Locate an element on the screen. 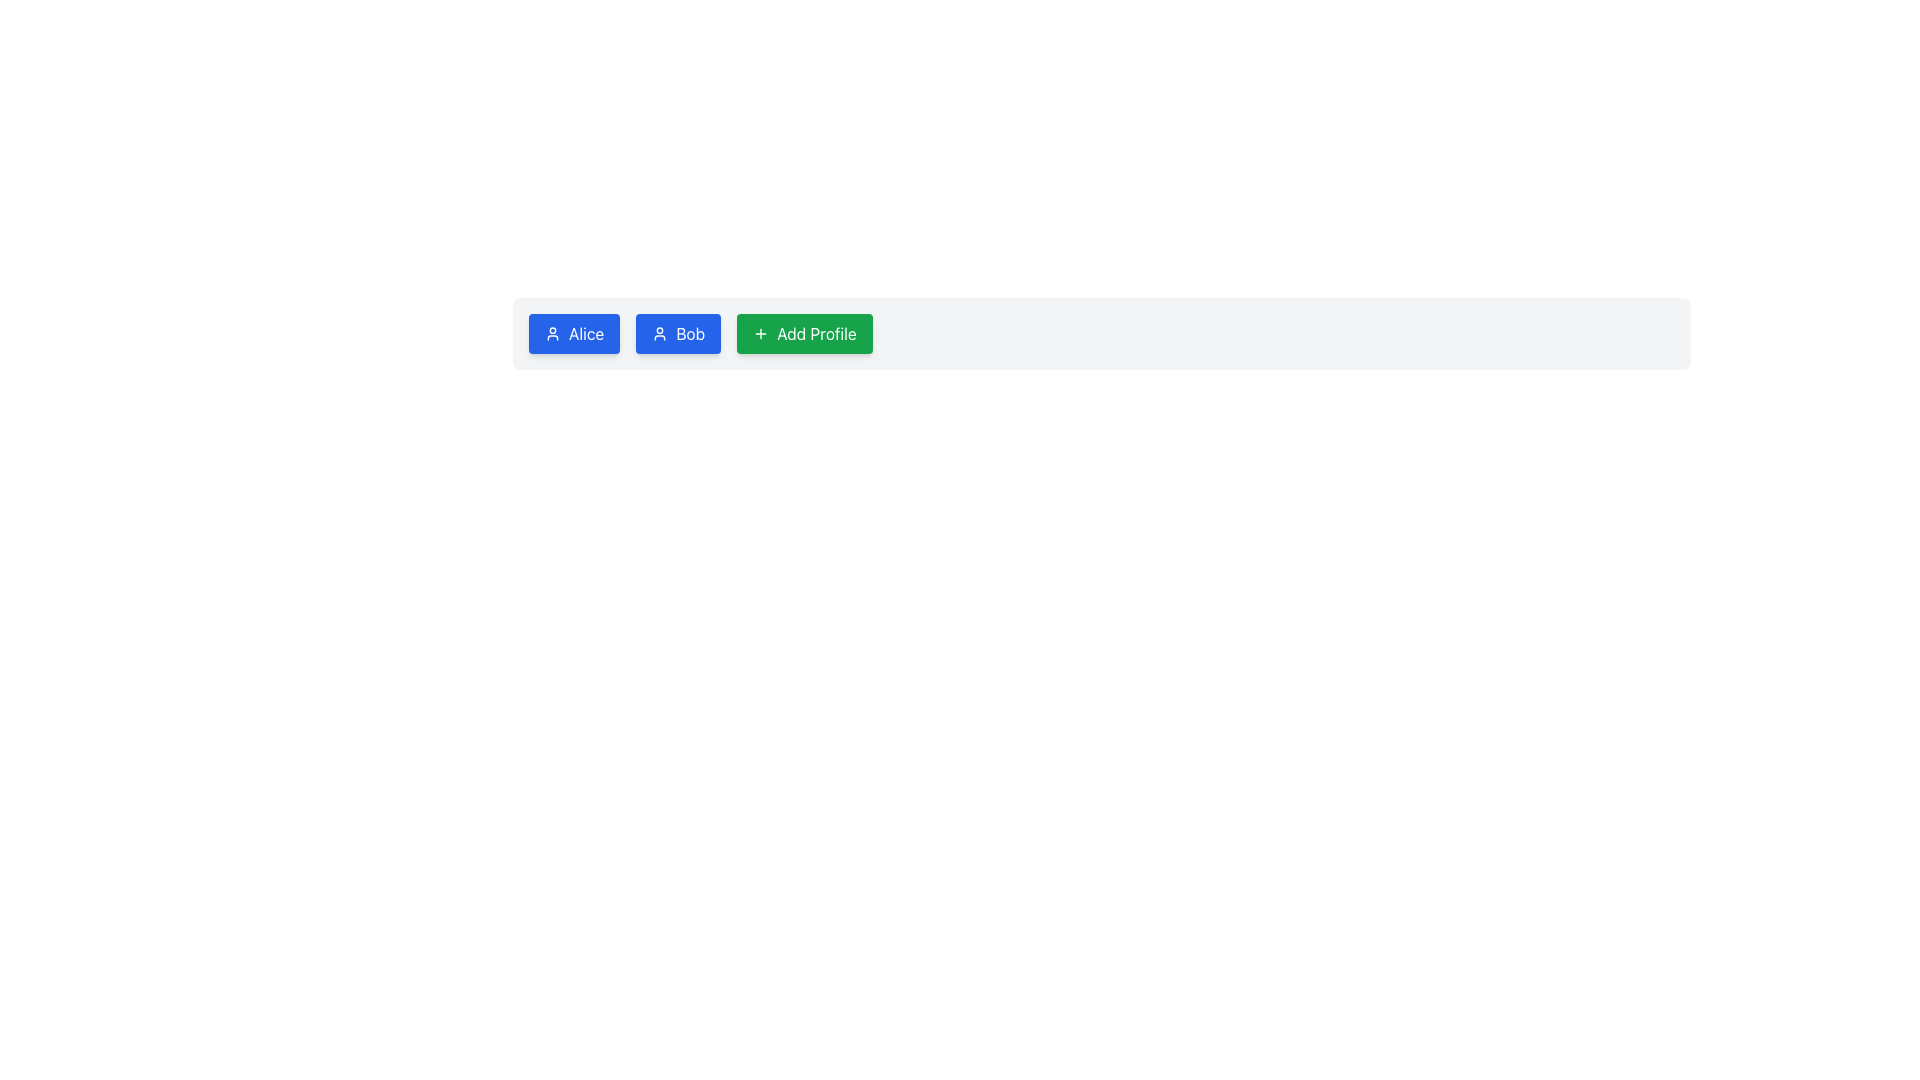 The height and width of the screenshot is (1080, 1920). the graphic icon representing the 'Add Profile' function located at the top-right corner of the button with a green background is located at coordinates (760, 333).